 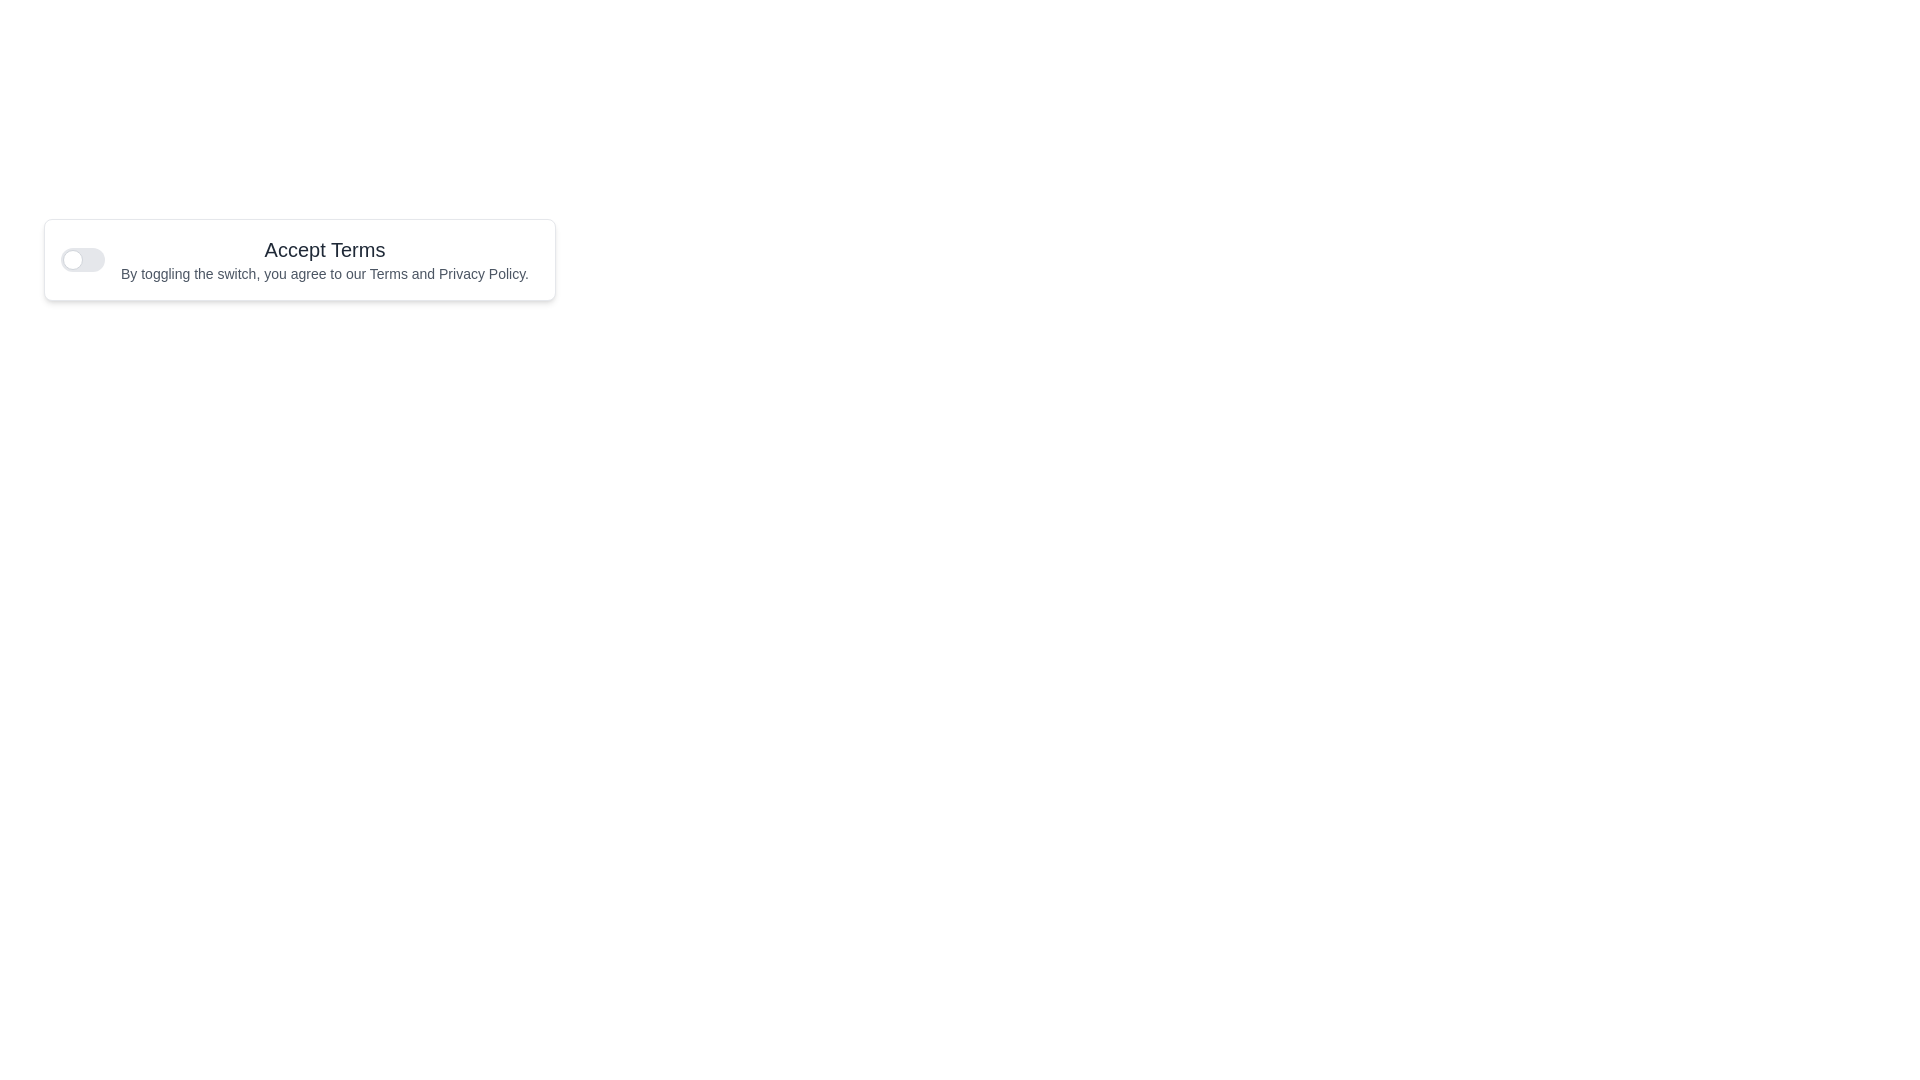 I want to click on the 'Accept Terms' label with explanatory text, so click(x=325, y=258).